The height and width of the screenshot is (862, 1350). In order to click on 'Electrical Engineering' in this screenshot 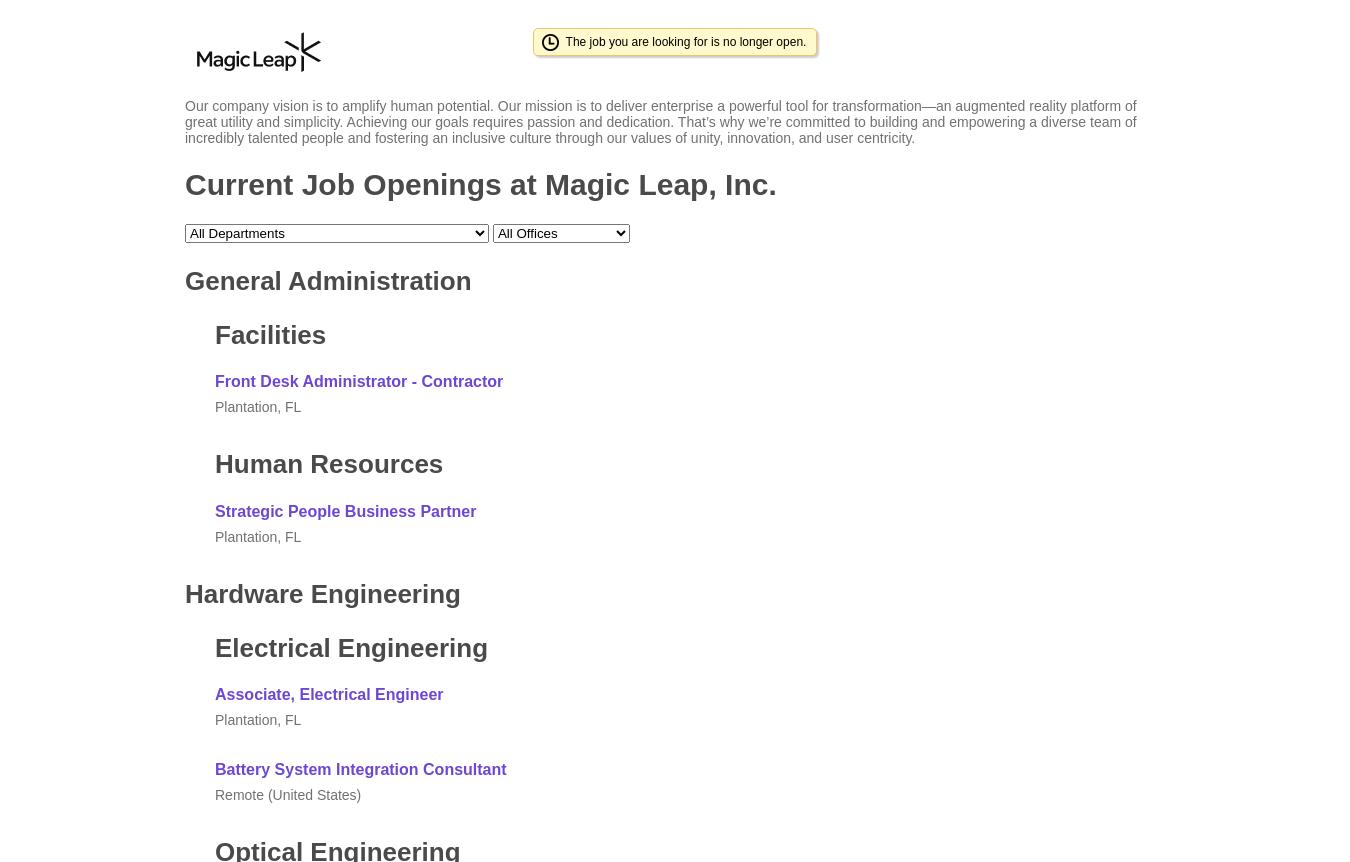, I will do `click(351, 646)`.